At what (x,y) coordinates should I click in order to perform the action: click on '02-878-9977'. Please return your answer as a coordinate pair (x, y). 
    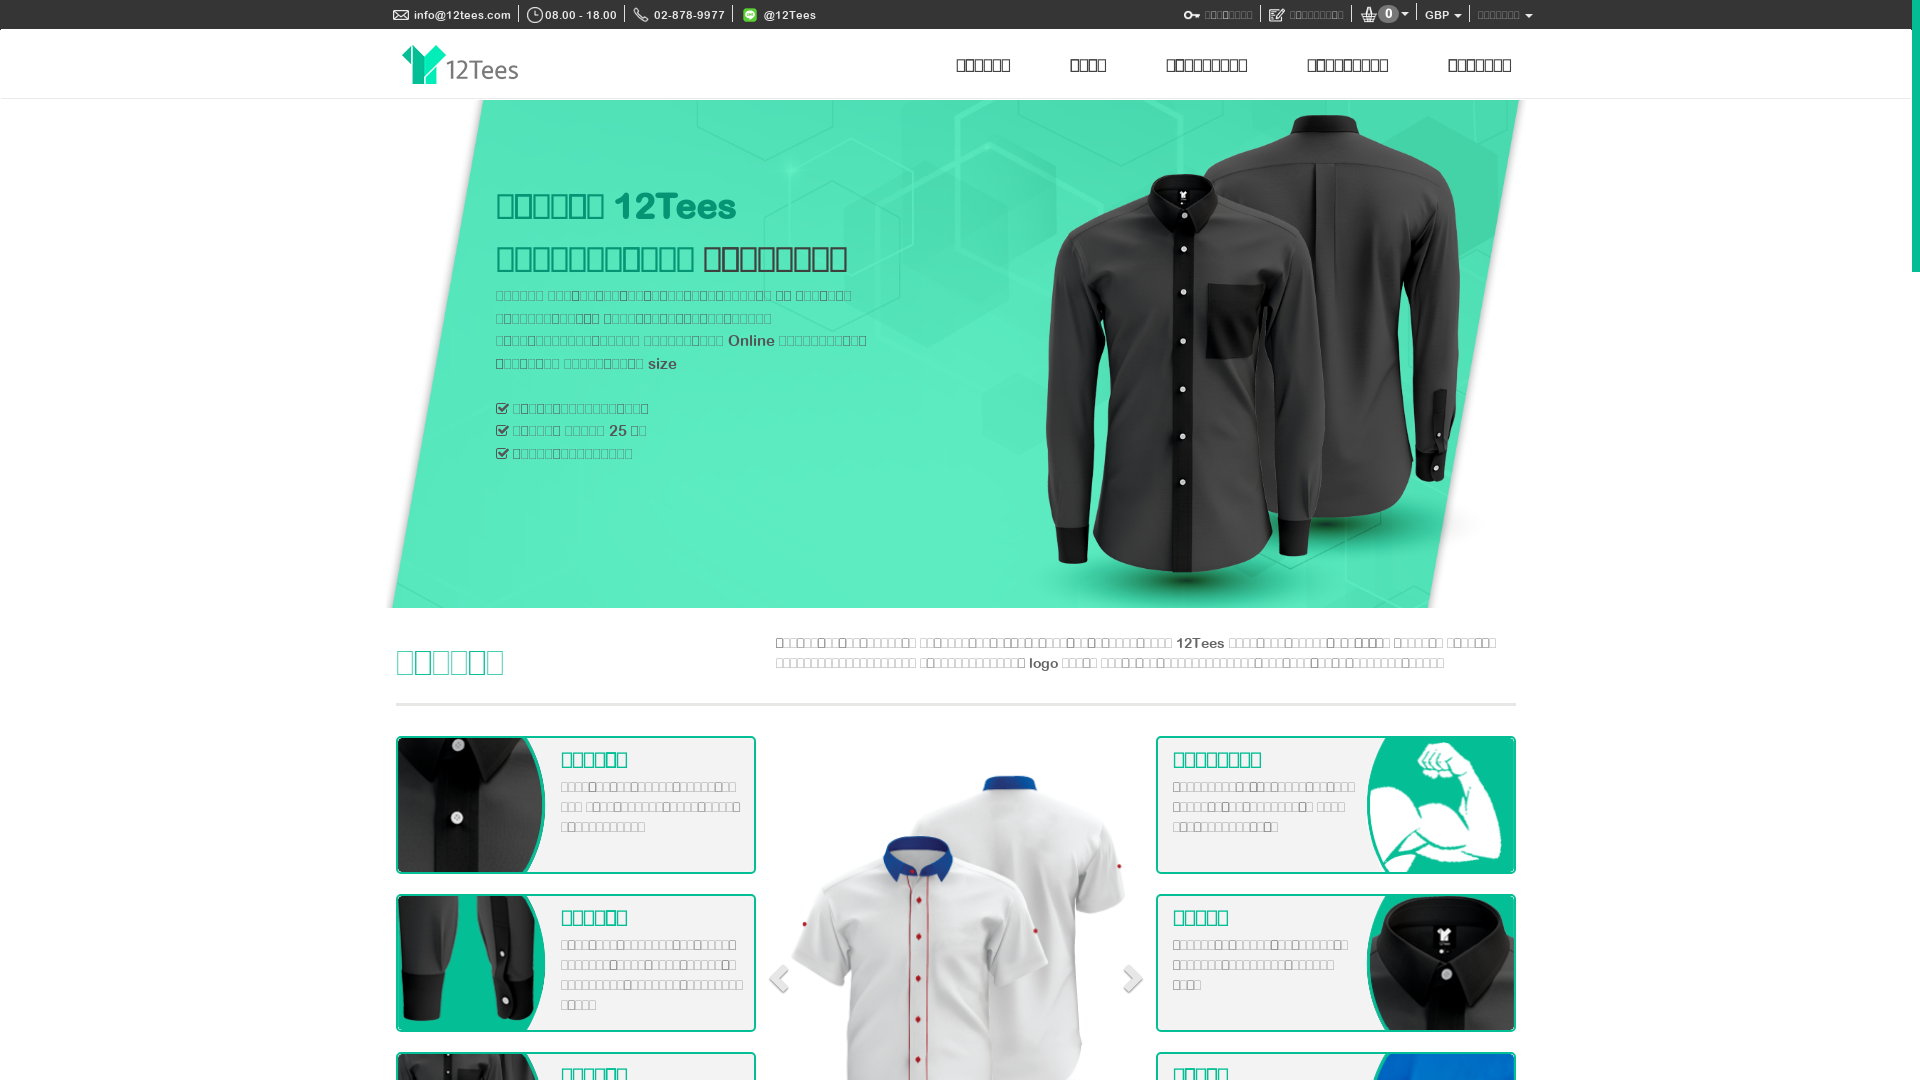
    Looking at the image, I should click on (678, 15).